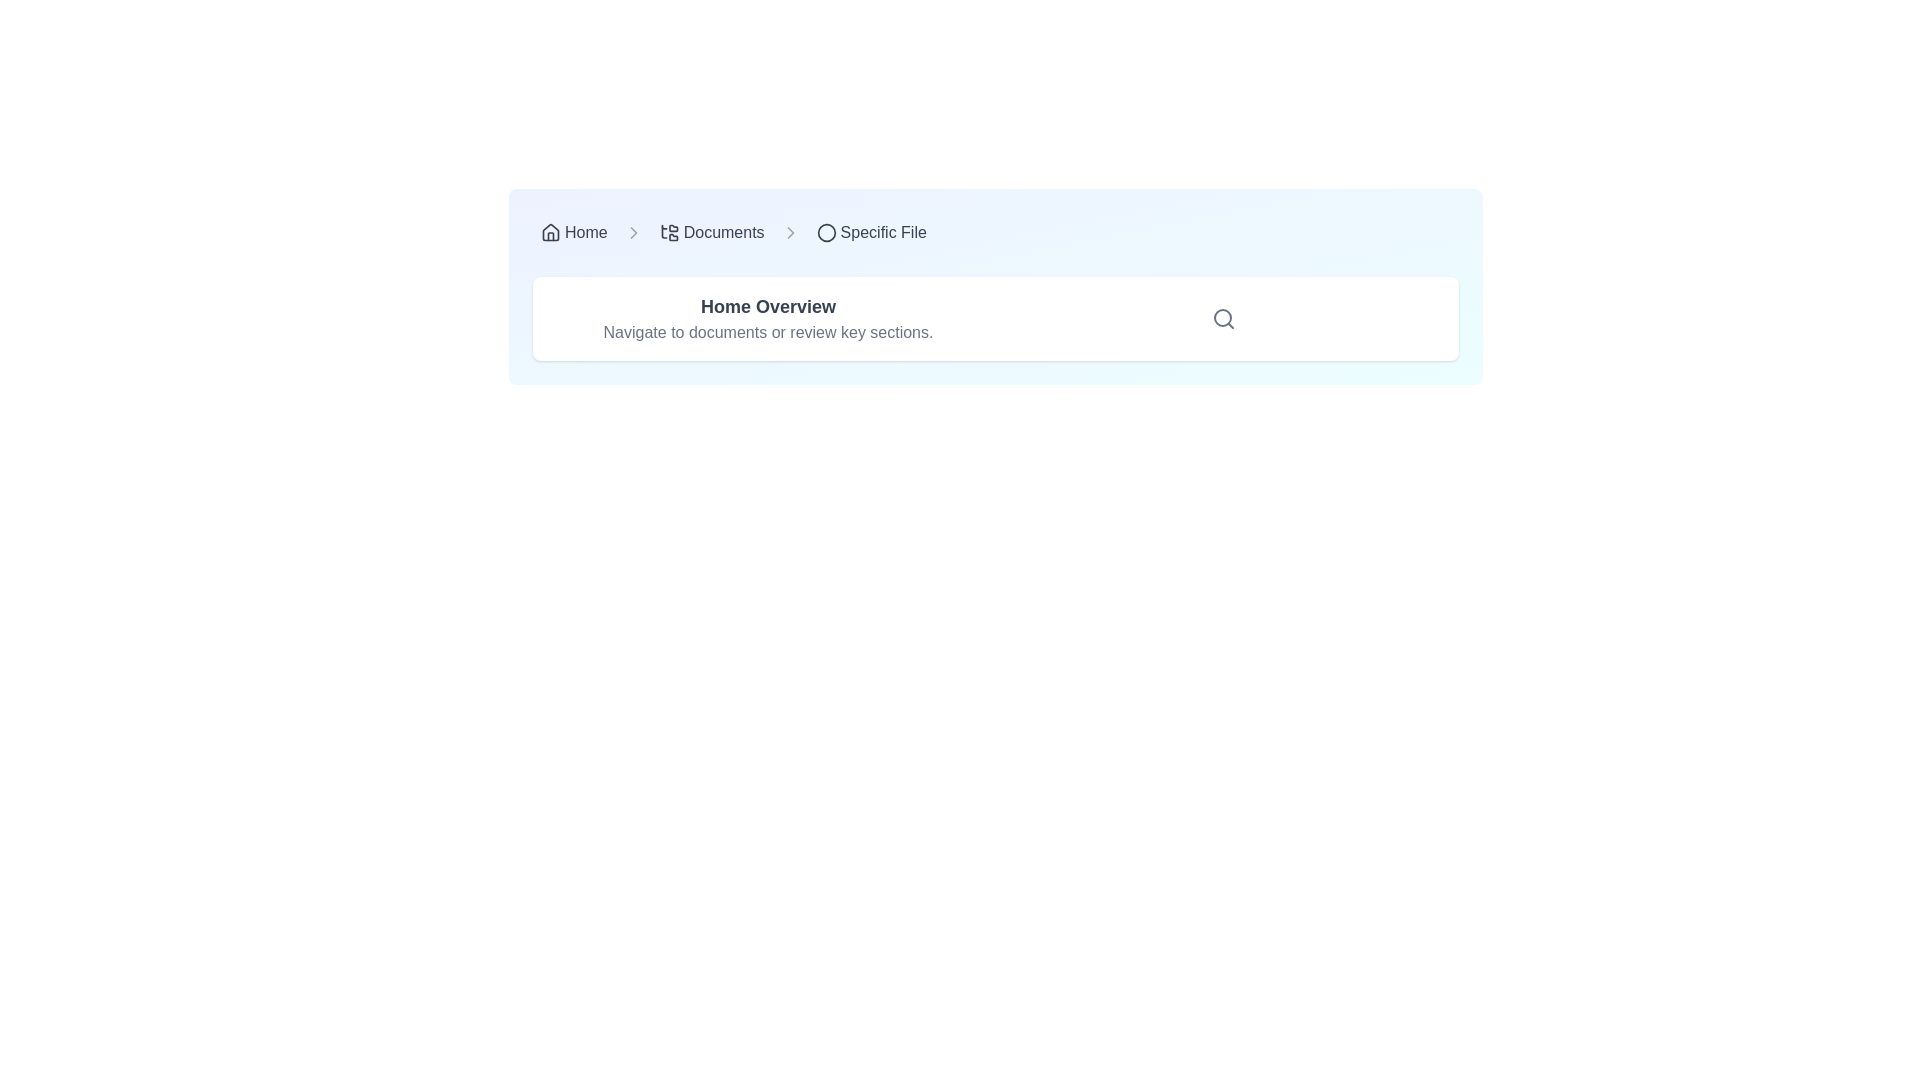 This screenshot has width=1920, height=1080. I want to click on the house icon located at the far-left side of the breadcrumb navigation bar, so click(551, 231).